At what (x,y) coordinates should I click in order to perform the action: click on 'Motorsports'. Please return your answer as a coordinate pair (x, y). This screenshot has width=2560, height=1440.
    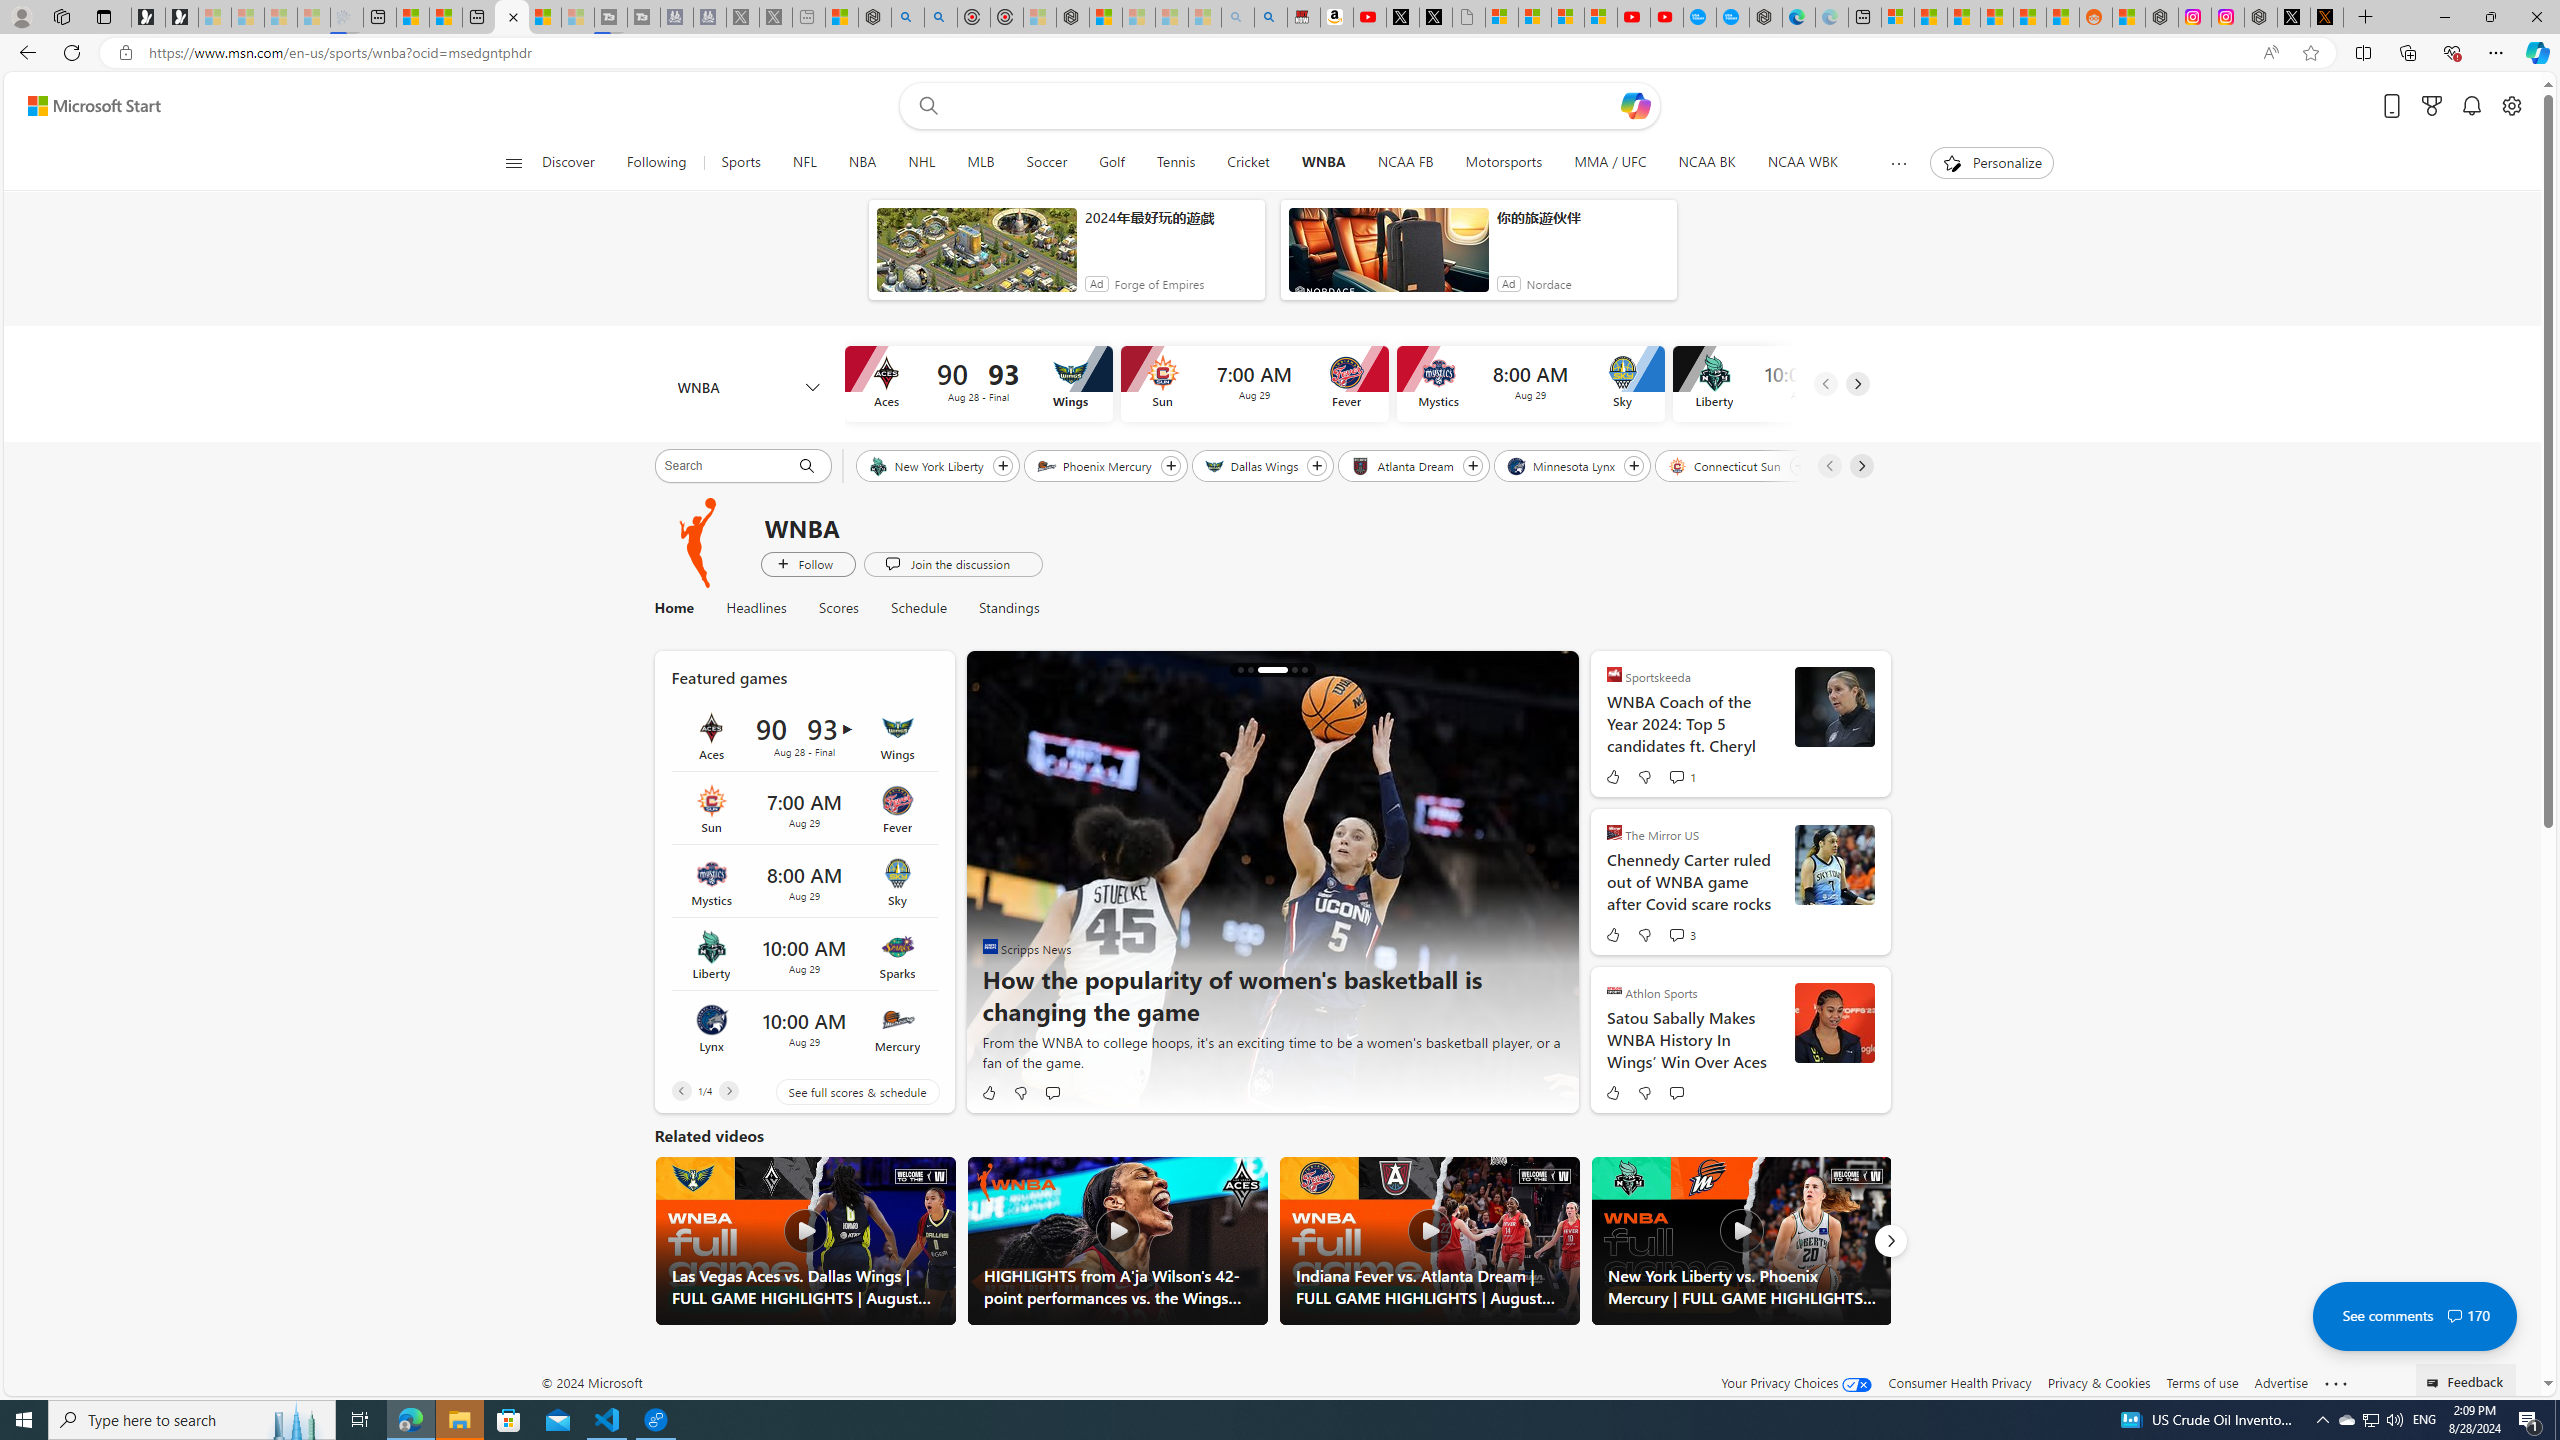
    Looking at the image, I should click on (1504, 162).